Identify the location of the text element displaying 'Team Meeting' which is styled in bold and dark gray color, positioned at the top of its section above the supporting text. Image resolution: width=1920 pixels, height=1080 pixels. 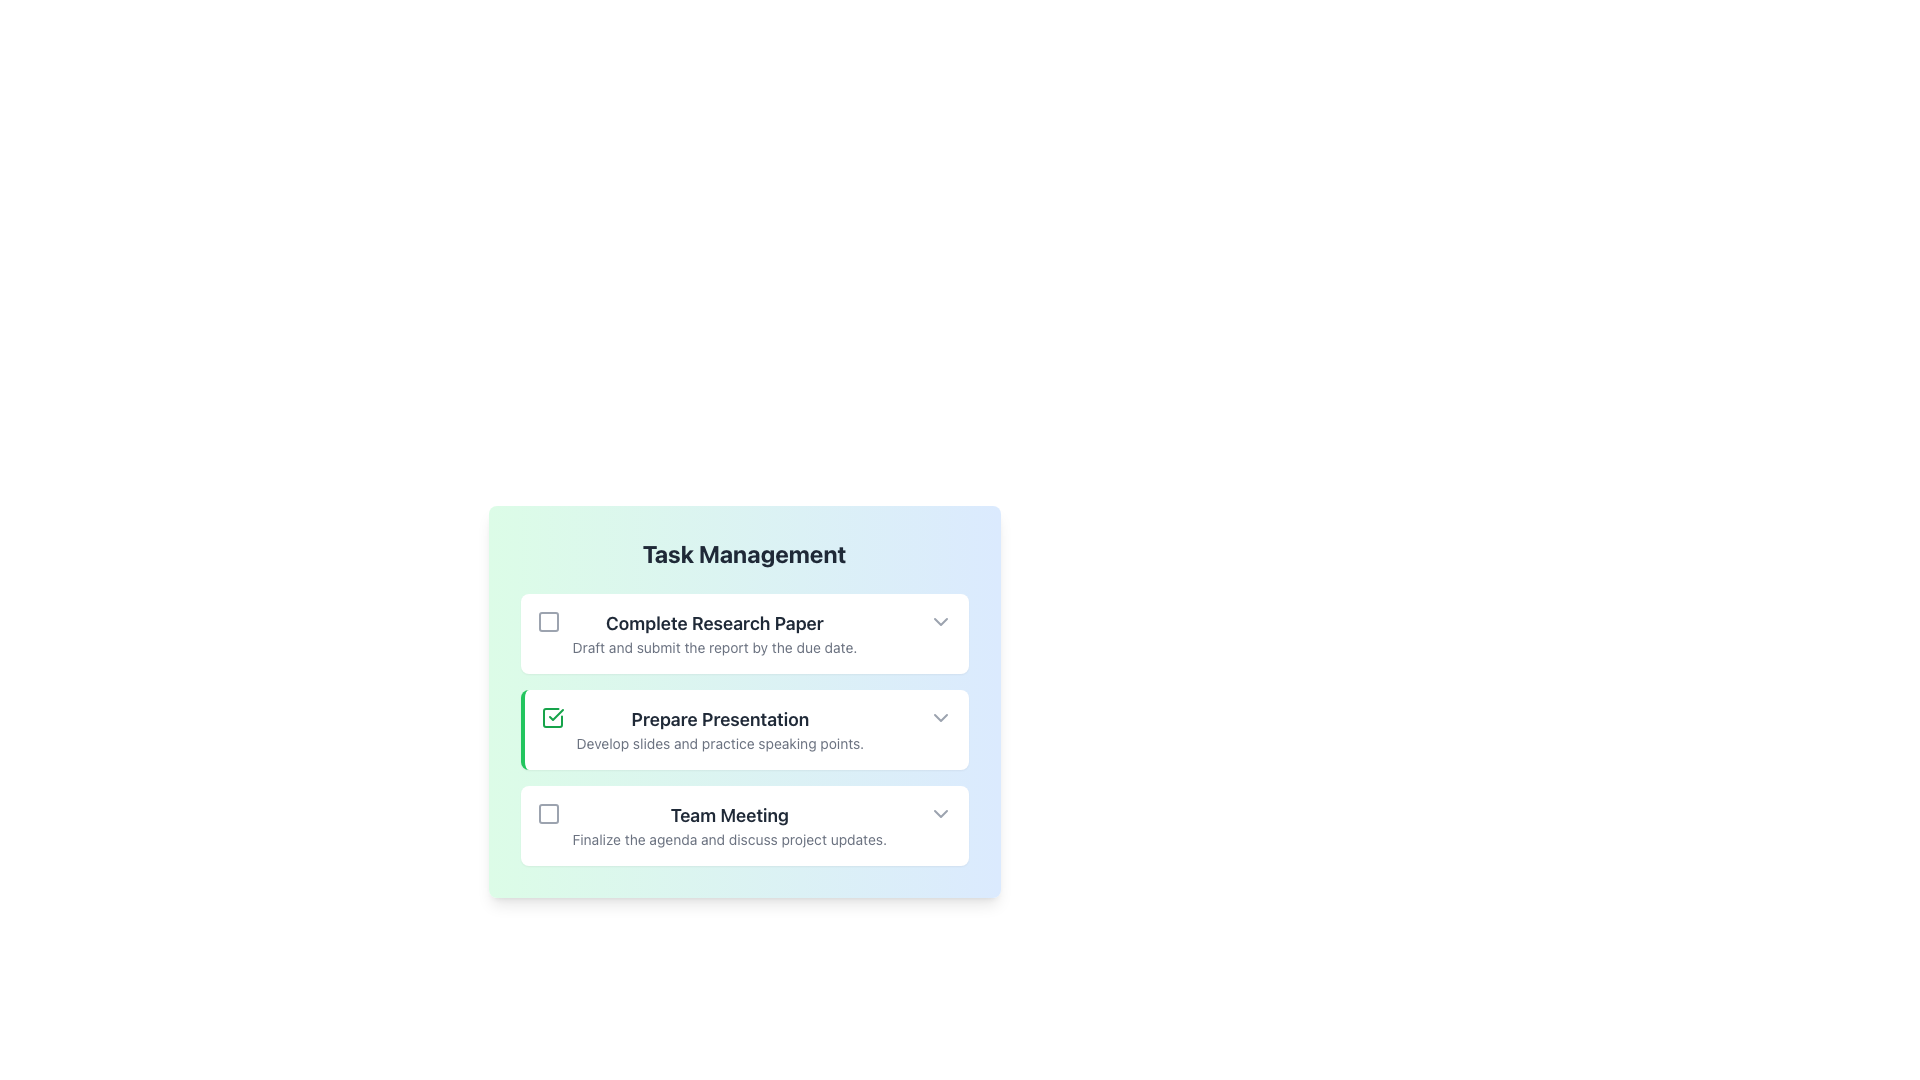
(728, 816).